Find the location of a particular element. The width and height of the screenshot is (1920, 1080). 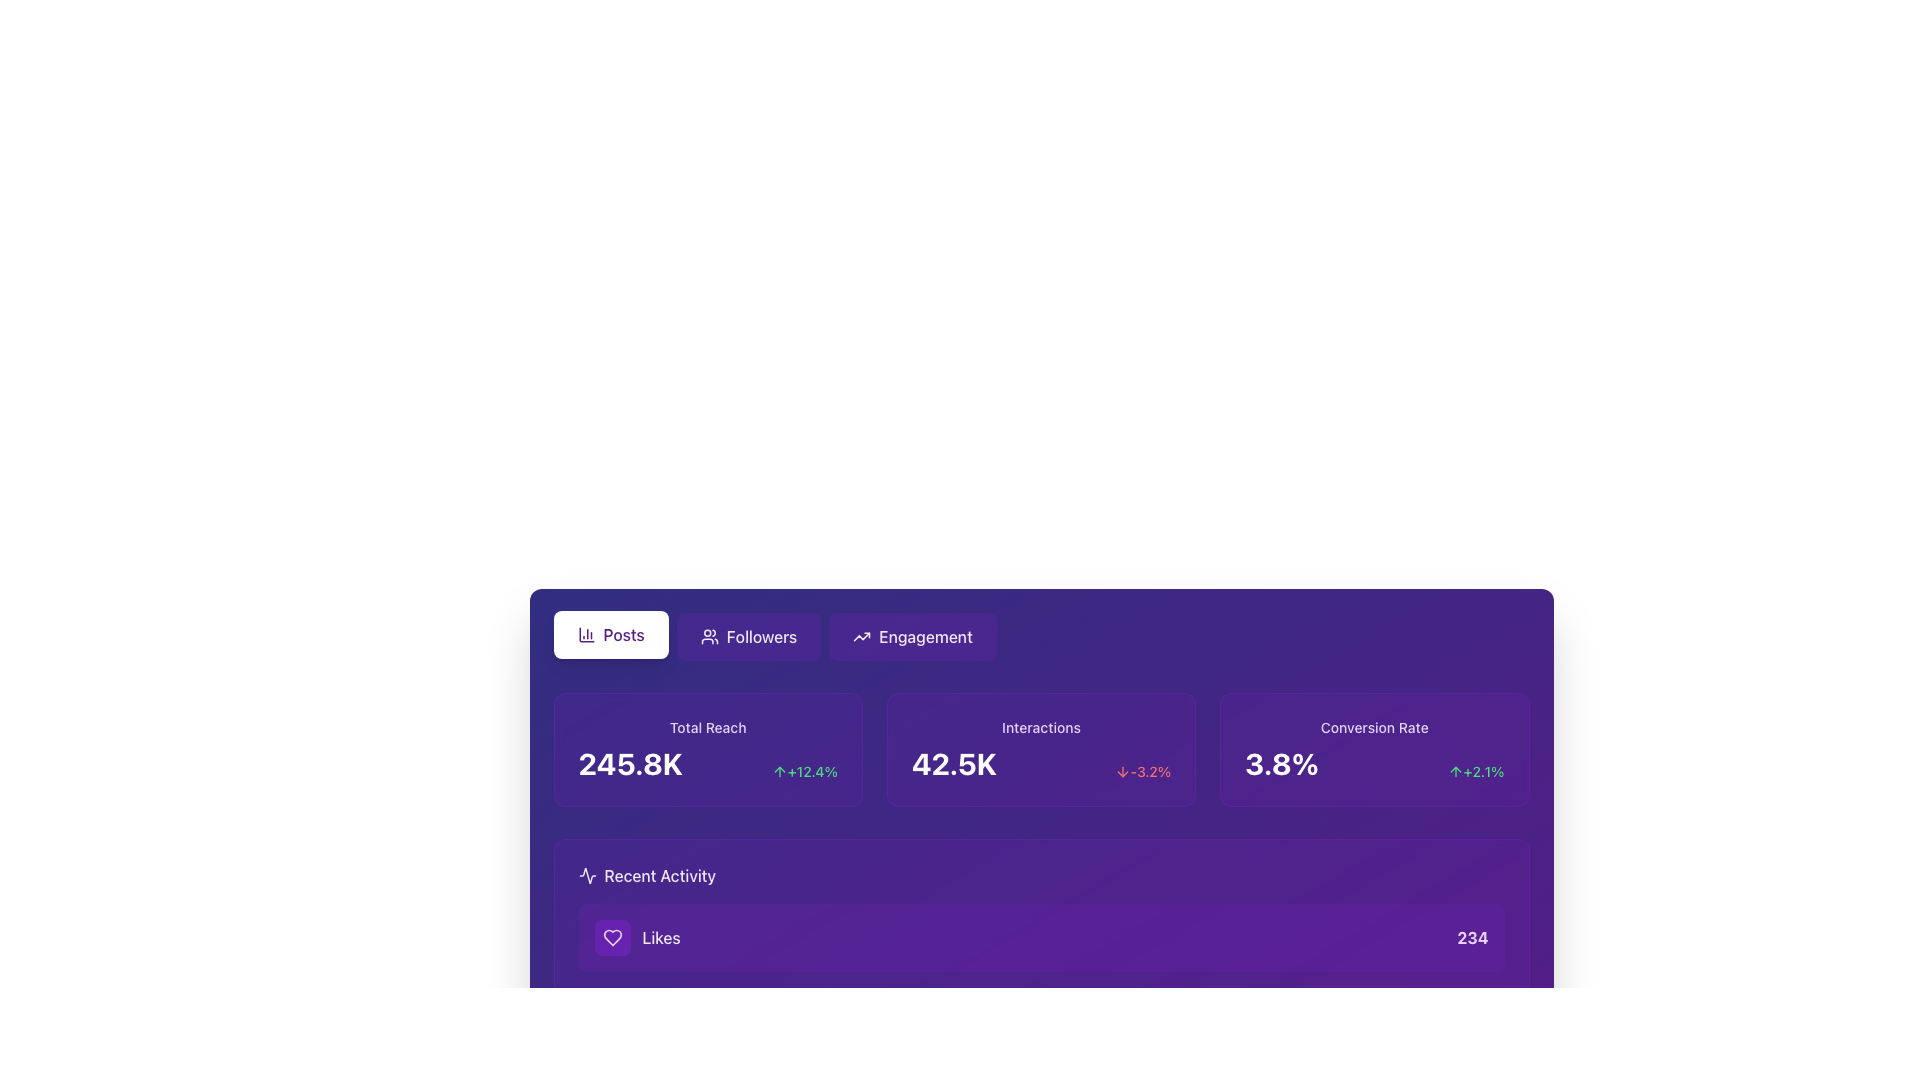

the Text label displaying the total reach of a social media campaign, located inside the purple card labeled 'Total Reach' in the top-left corner of the interface is located at coordinates (629, 763).